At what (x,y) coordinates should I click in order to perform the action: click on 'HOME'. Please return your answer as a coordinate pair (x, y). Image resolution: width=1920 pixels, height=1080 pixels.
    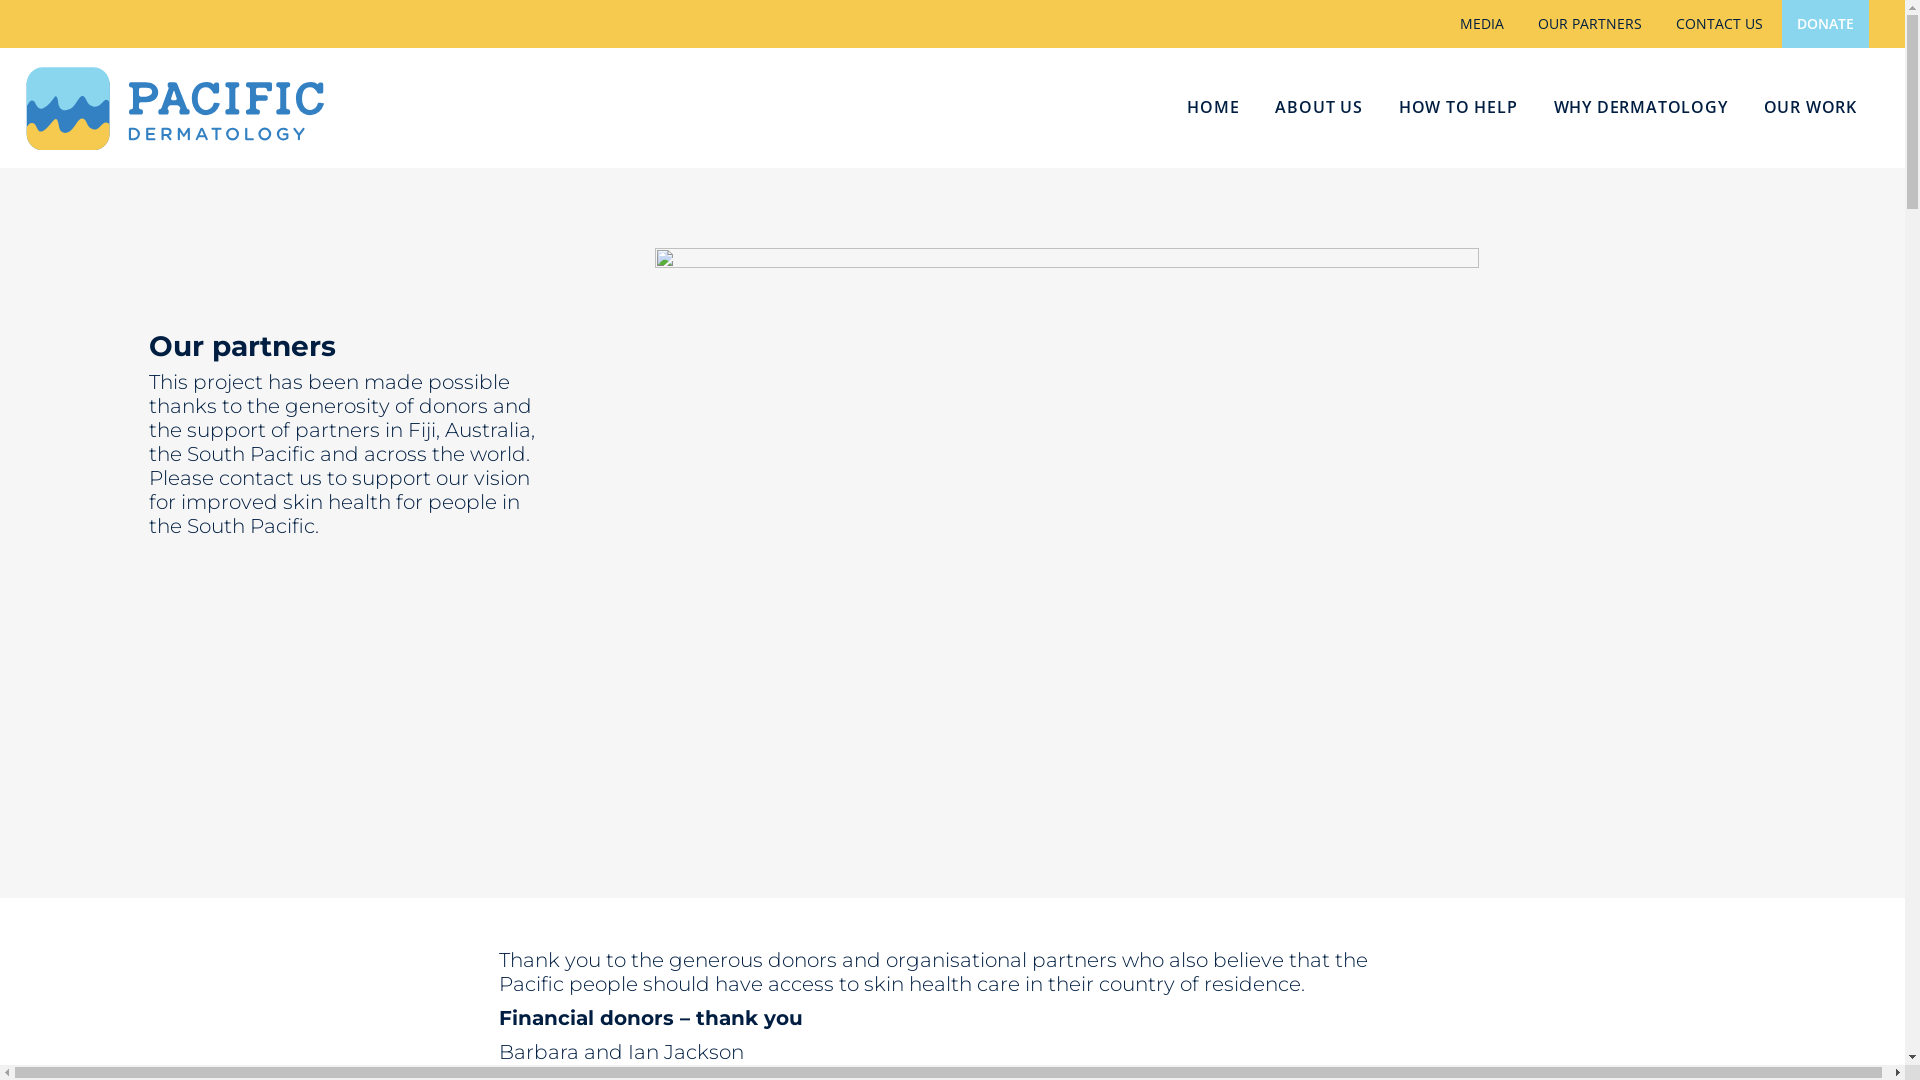
    Looking at the image, I should click on (1212, 108).